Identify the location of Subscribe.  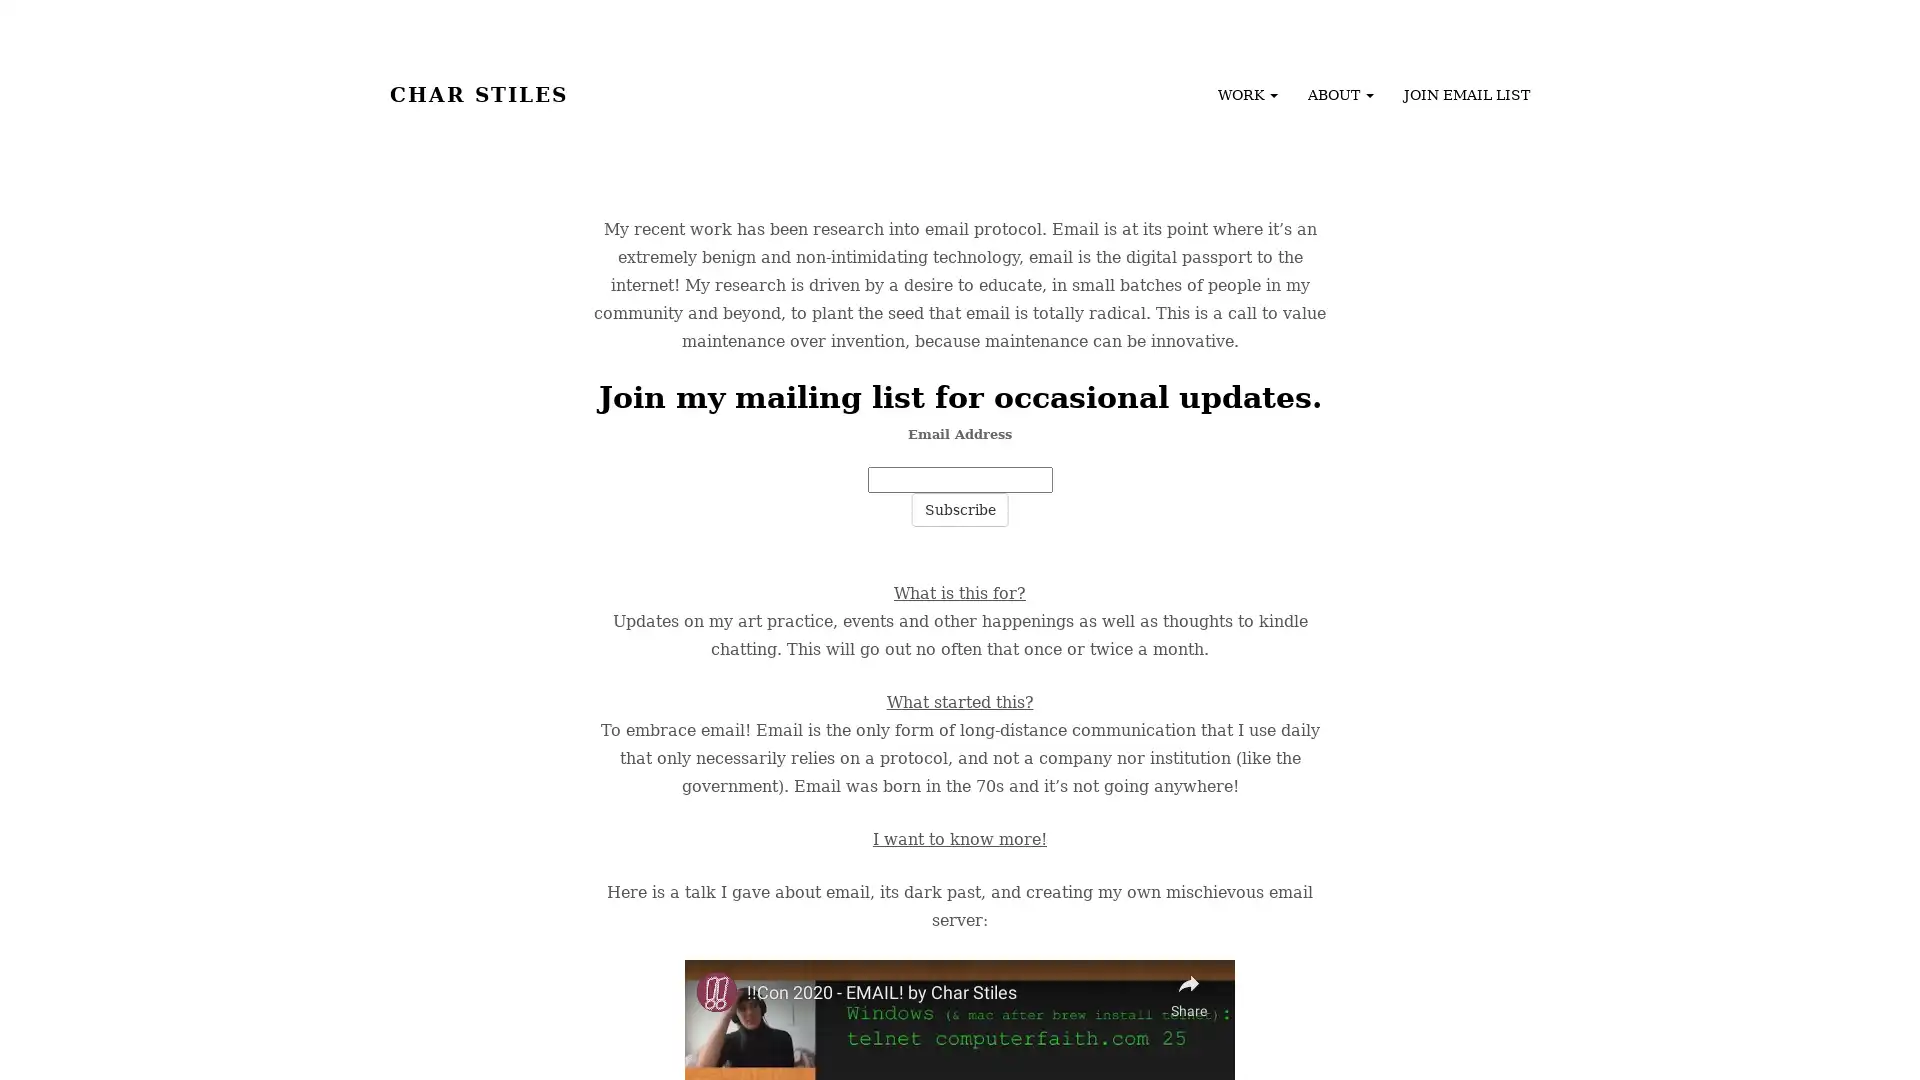
(958, 508).